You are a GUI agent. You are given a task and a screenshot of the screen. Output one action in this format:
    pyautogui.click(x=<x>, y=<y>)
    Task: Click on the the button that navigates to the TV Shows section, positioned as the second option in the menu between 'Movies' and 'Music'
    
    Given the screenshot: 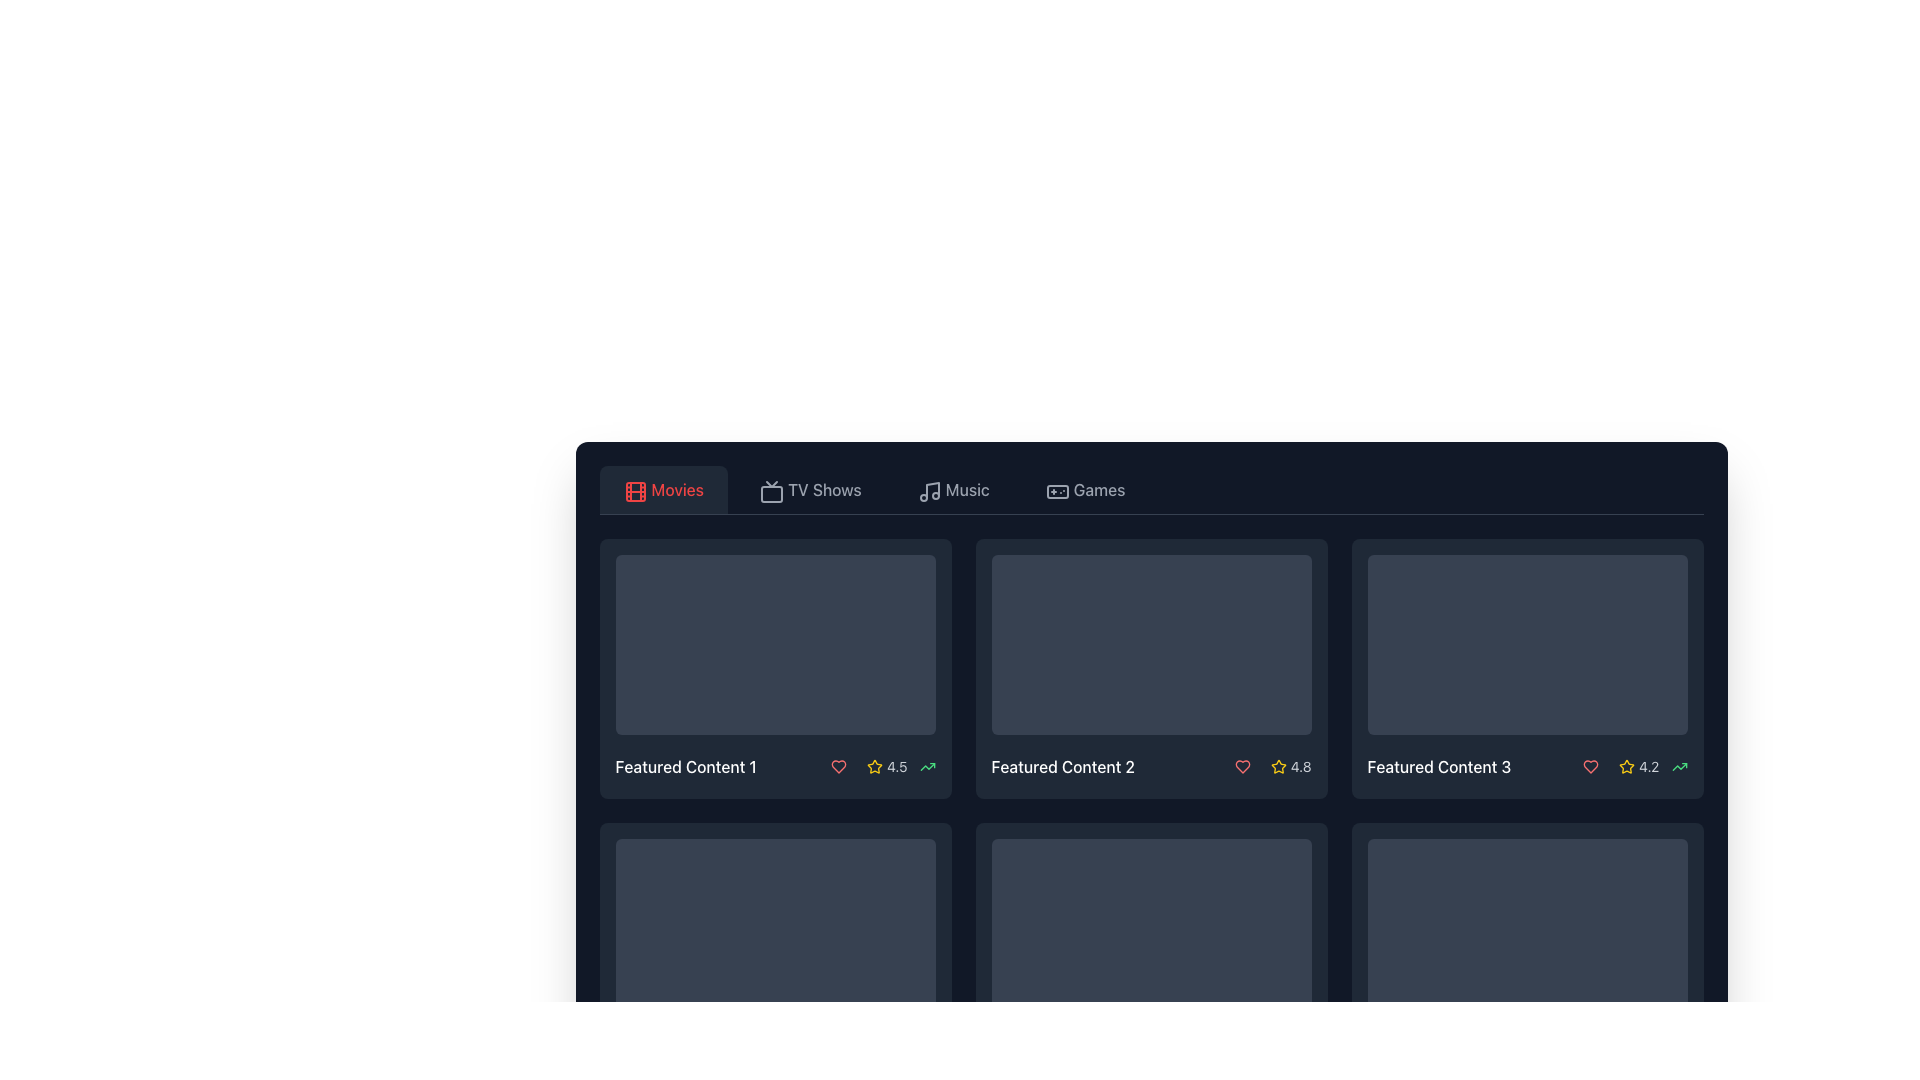 What is the action you would take?
    pyautogui.click(x=810, y=489)
    